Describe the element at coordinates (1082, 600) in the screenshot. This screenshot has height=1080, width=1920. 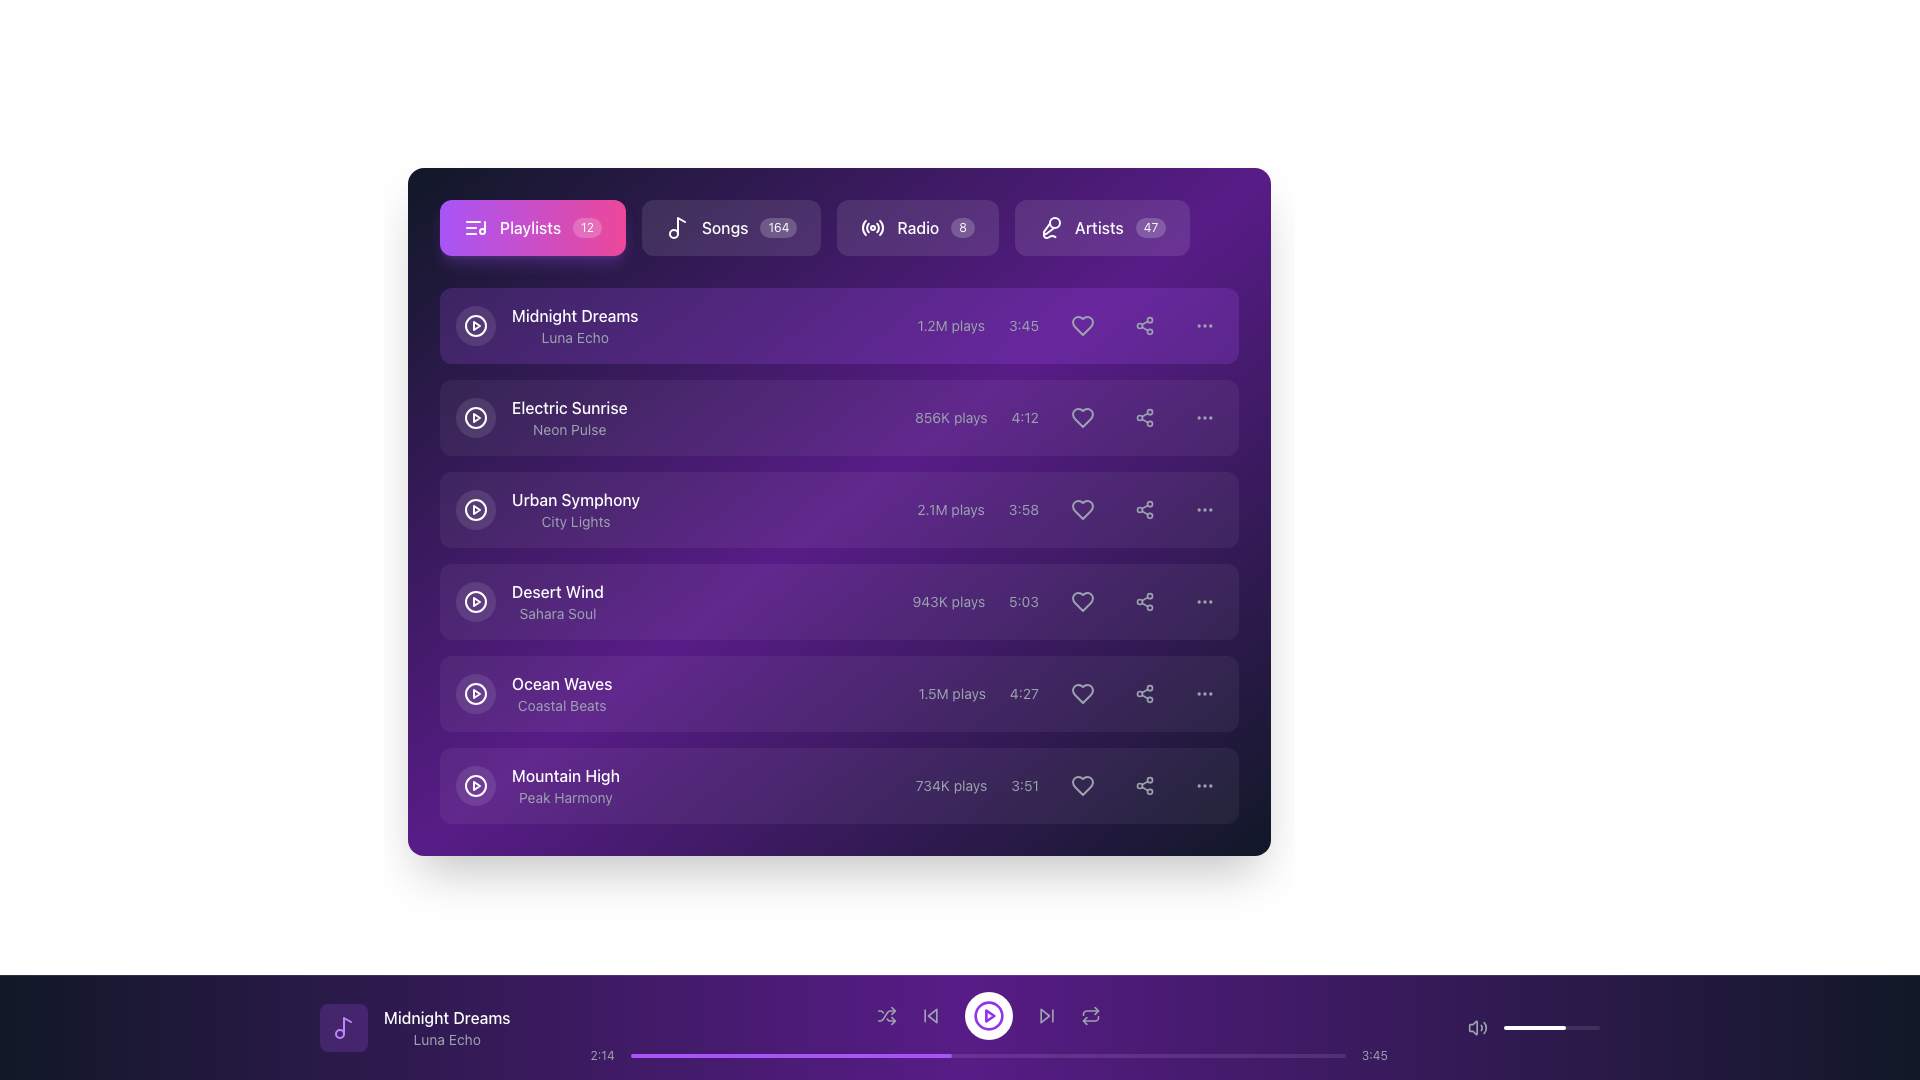
I see `the heart icon button in the 'Desert Wind' playlist` at that location.